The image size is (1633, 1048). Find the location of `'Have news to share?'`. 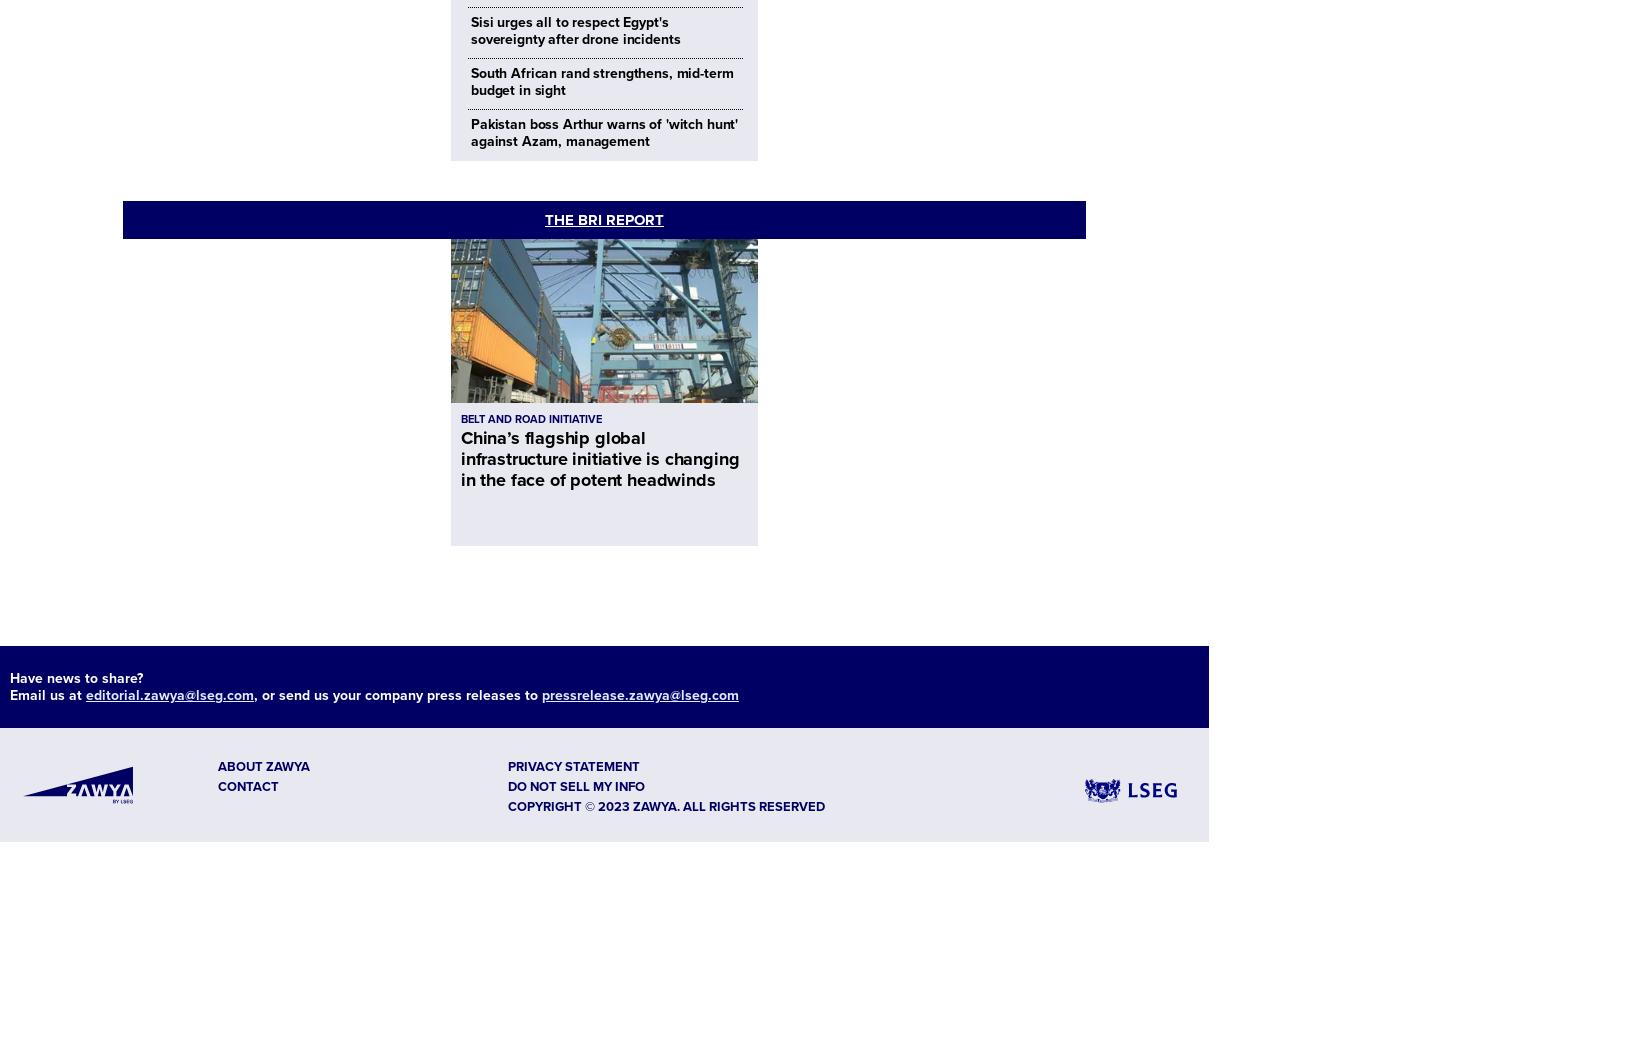

'Have news to share?' is located at coordinates (75, 677).